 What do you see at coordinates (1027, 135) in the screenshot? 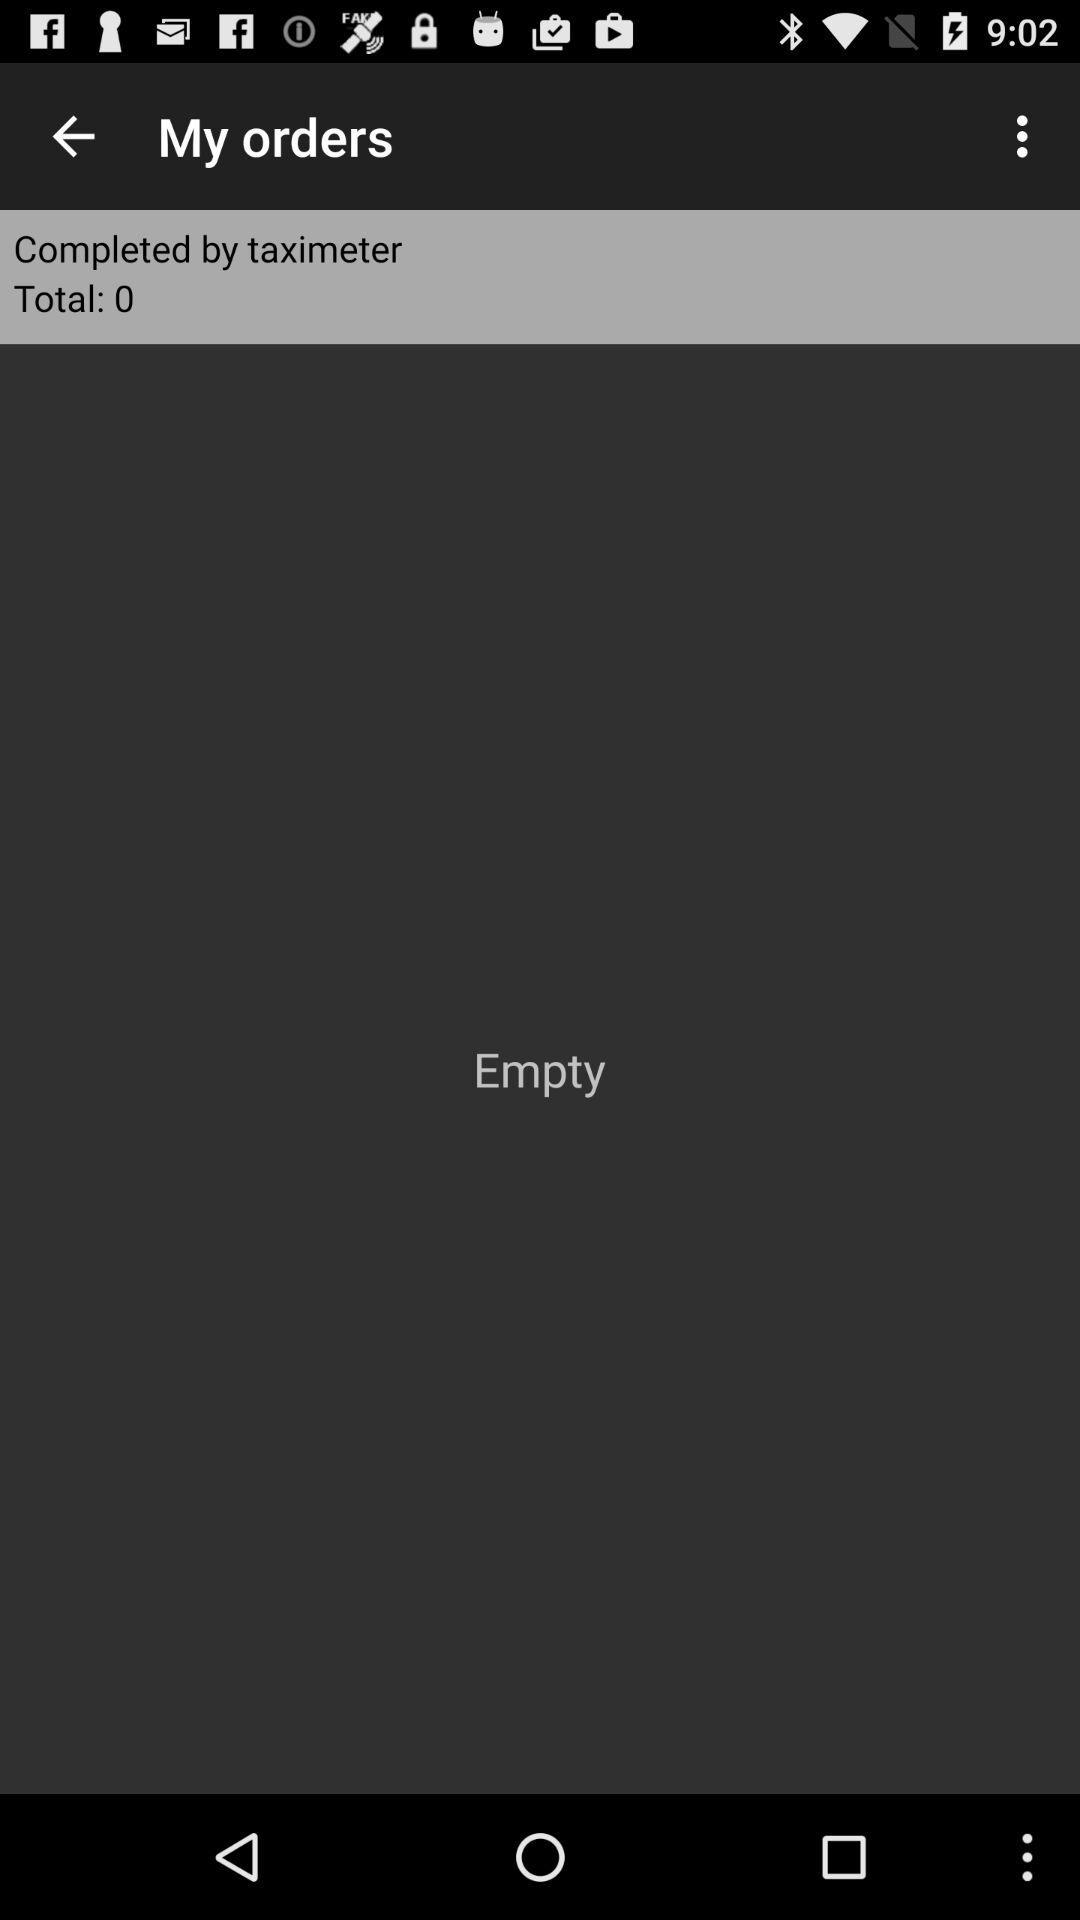
I see `the item next to the my orders item` at bounding box center [1027, 135].